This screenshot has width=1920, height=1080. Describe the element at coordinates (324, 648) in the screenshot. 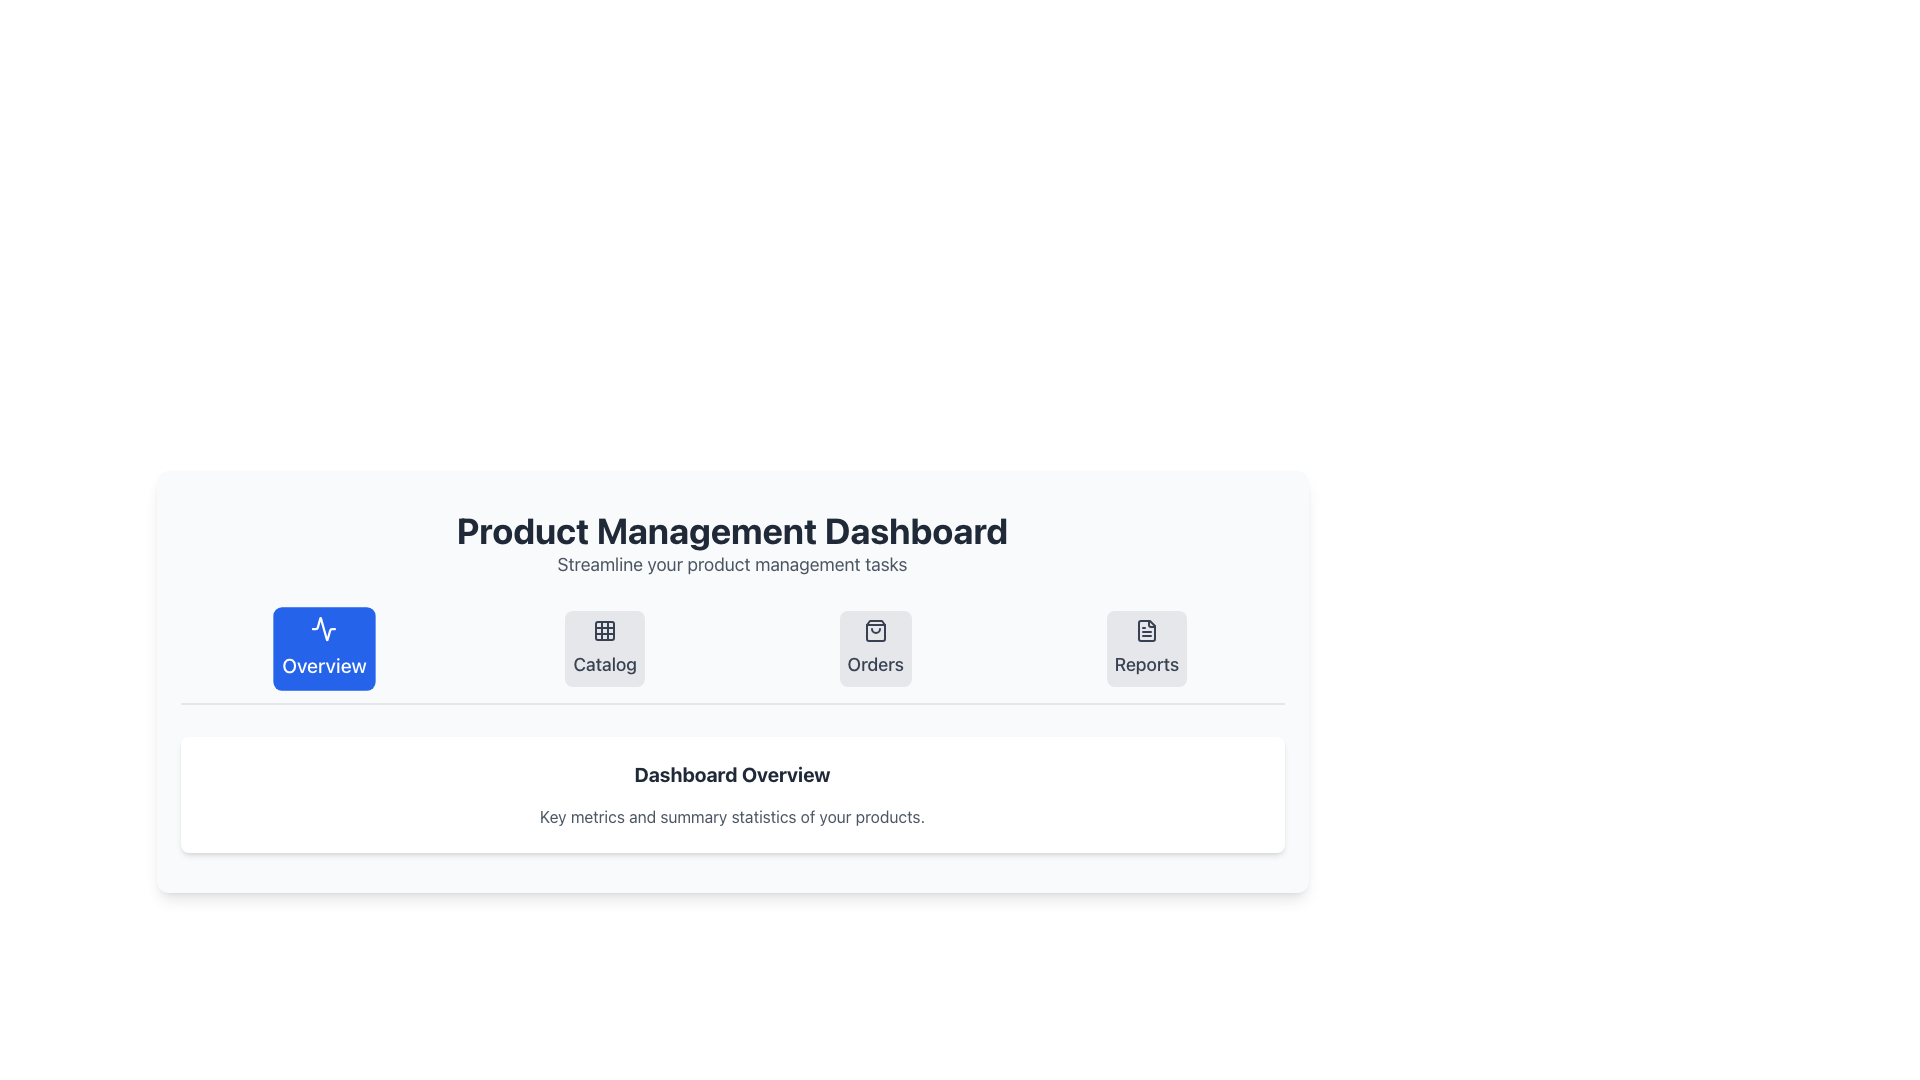

I see `the navigation button that takes the user to the 'Overview' section of the application, located at the top-left of the interface below the 'Product Management Dashboard' header` at that location.